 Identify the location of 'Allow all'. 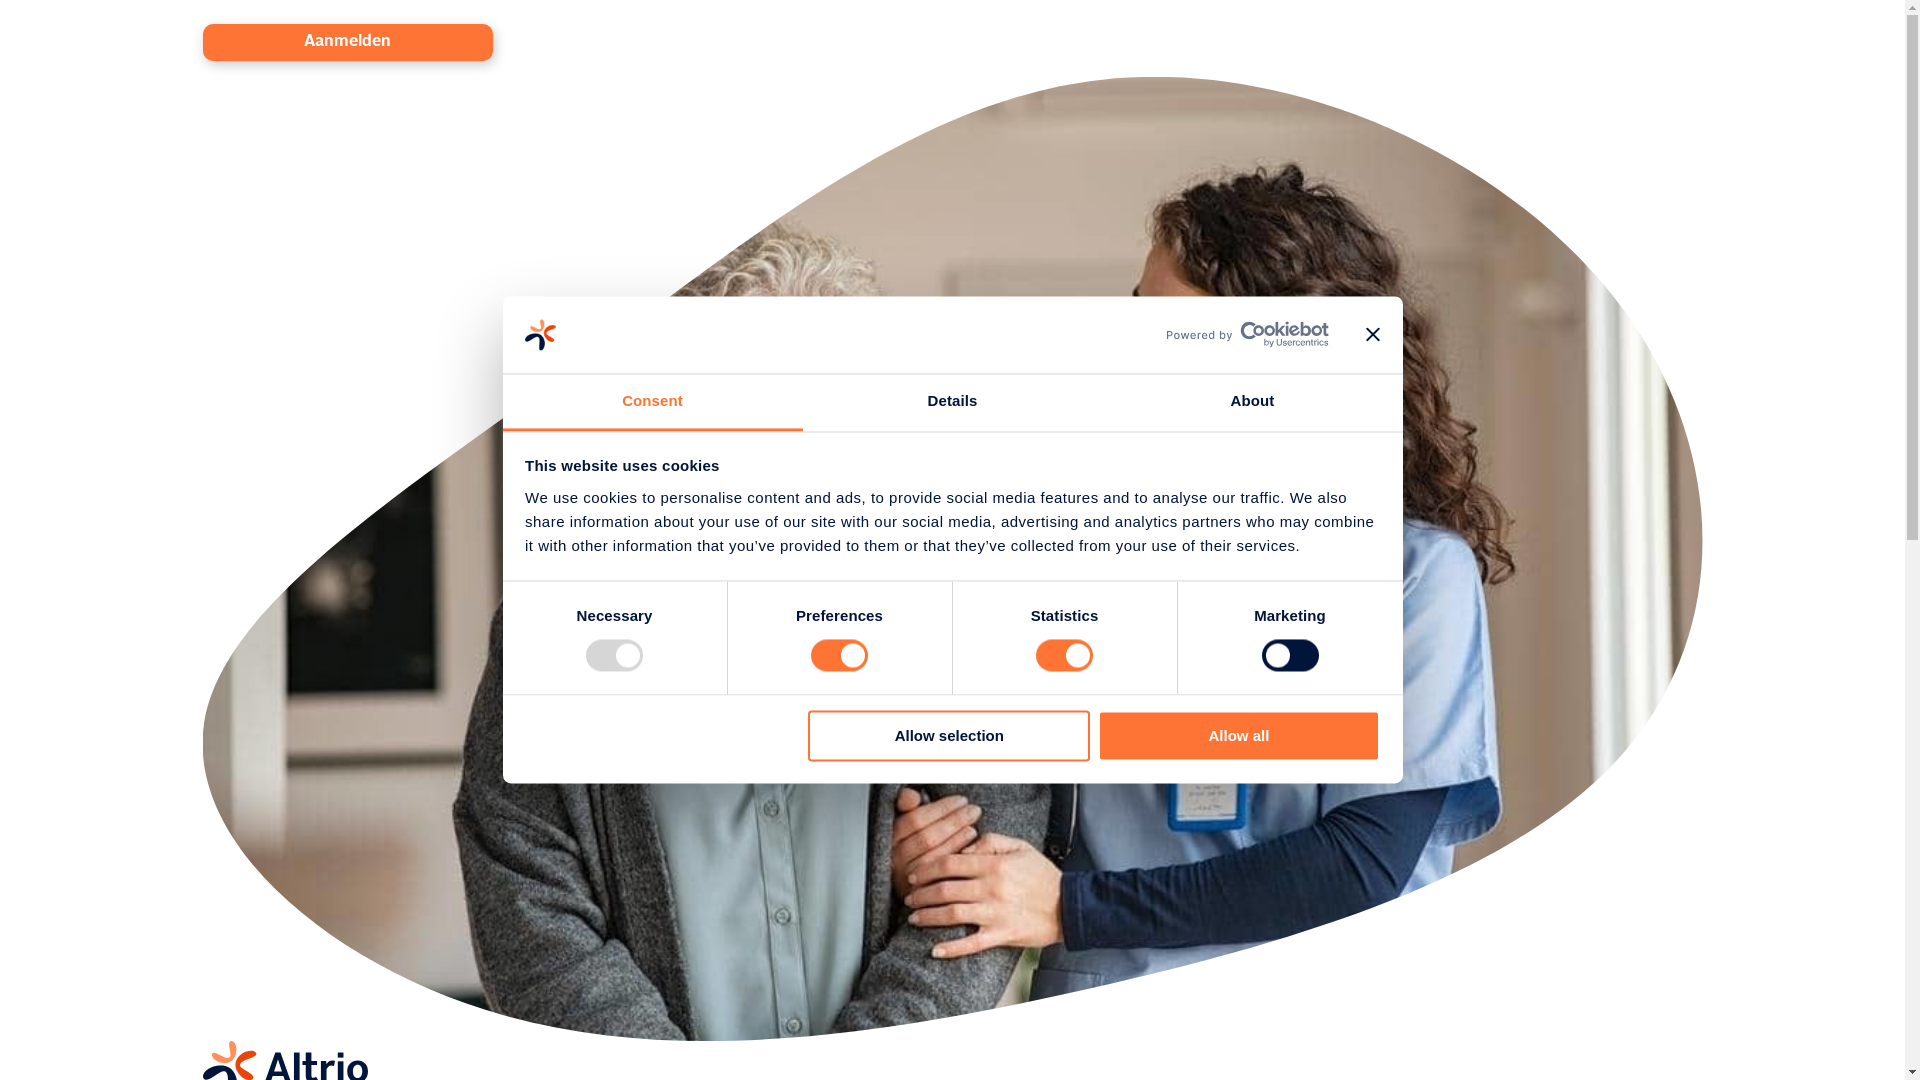
(1237, 735).